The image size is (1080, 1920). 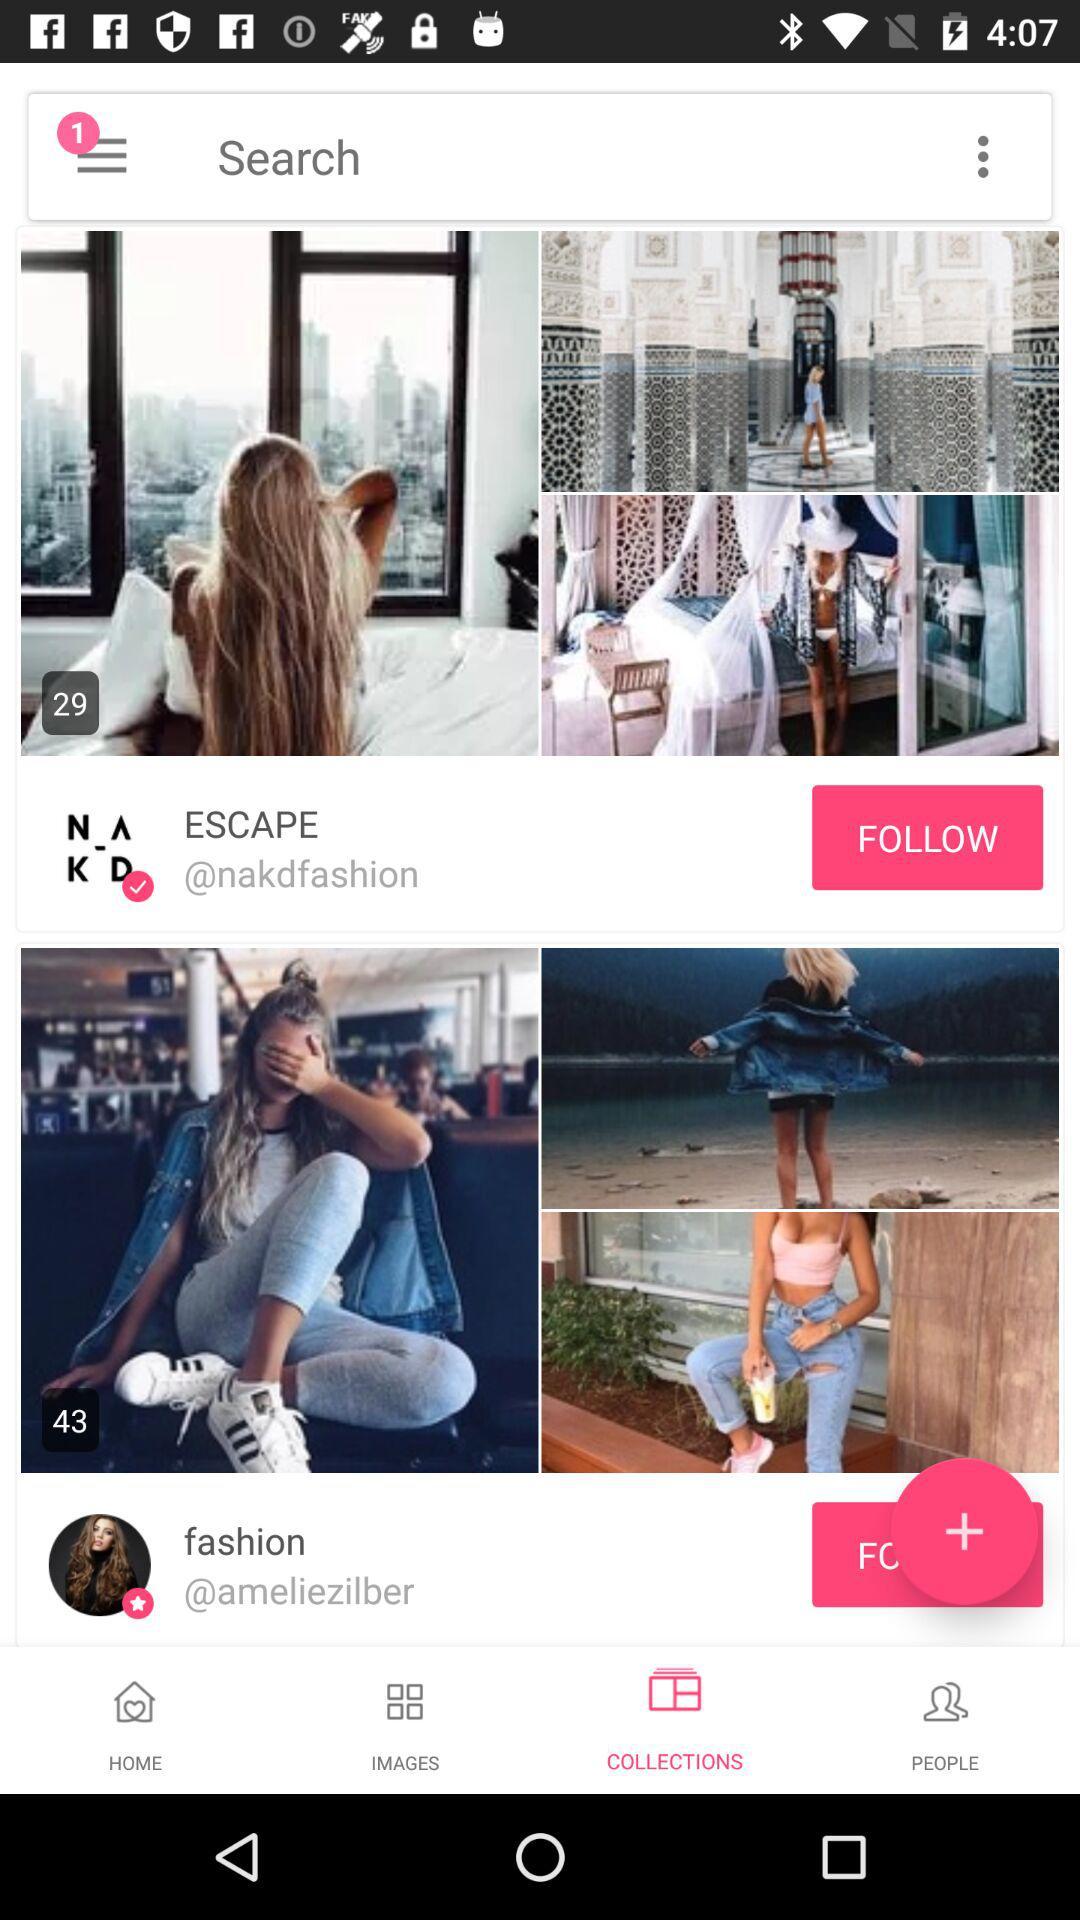 I want to click on the item to the right of fashion icon, so click(x=963, y=1530).